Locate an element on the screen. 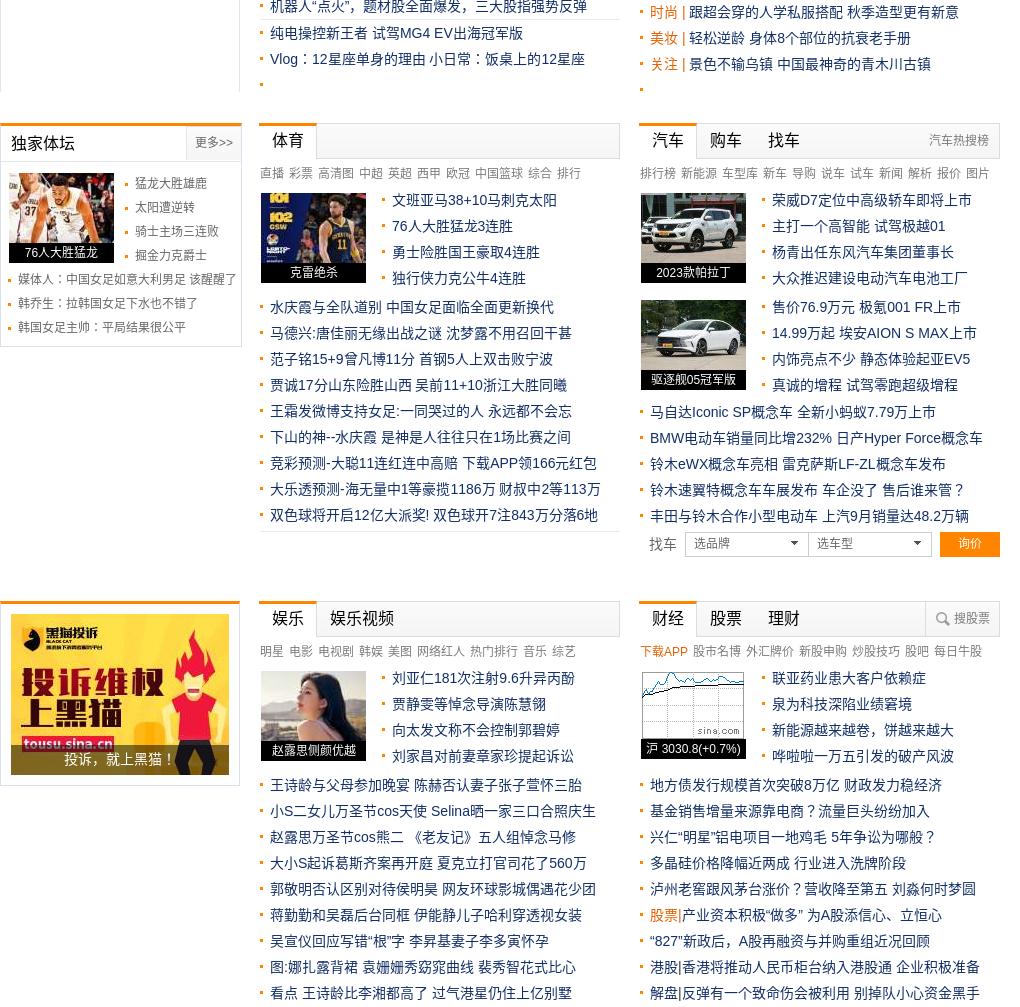 This screenshot has width=1020, height=1007. '全新小蚂蚁7.79万上市' is located at coordinates (865, 411).